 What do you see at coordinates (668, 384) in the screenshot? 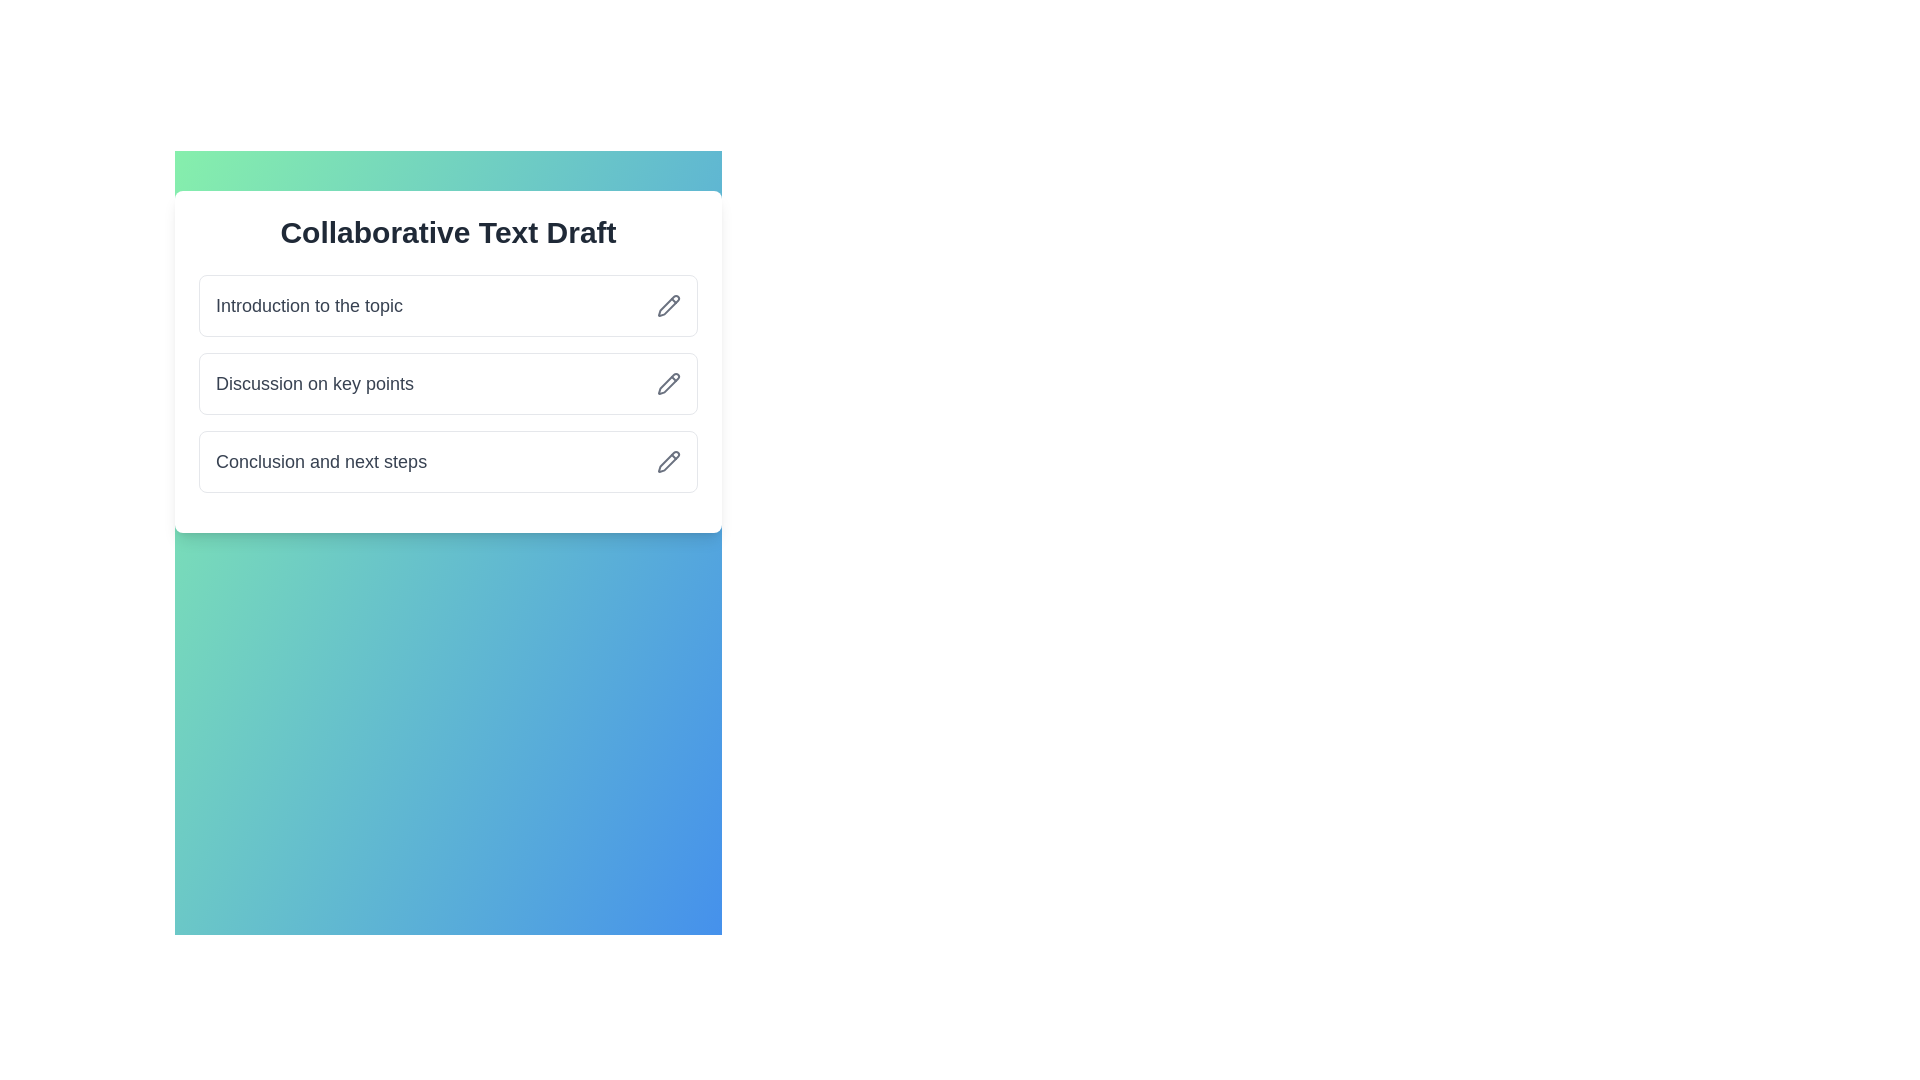
I see `the pencil icon, which symbolizes editing functionality` at bounding box center [668, 384].